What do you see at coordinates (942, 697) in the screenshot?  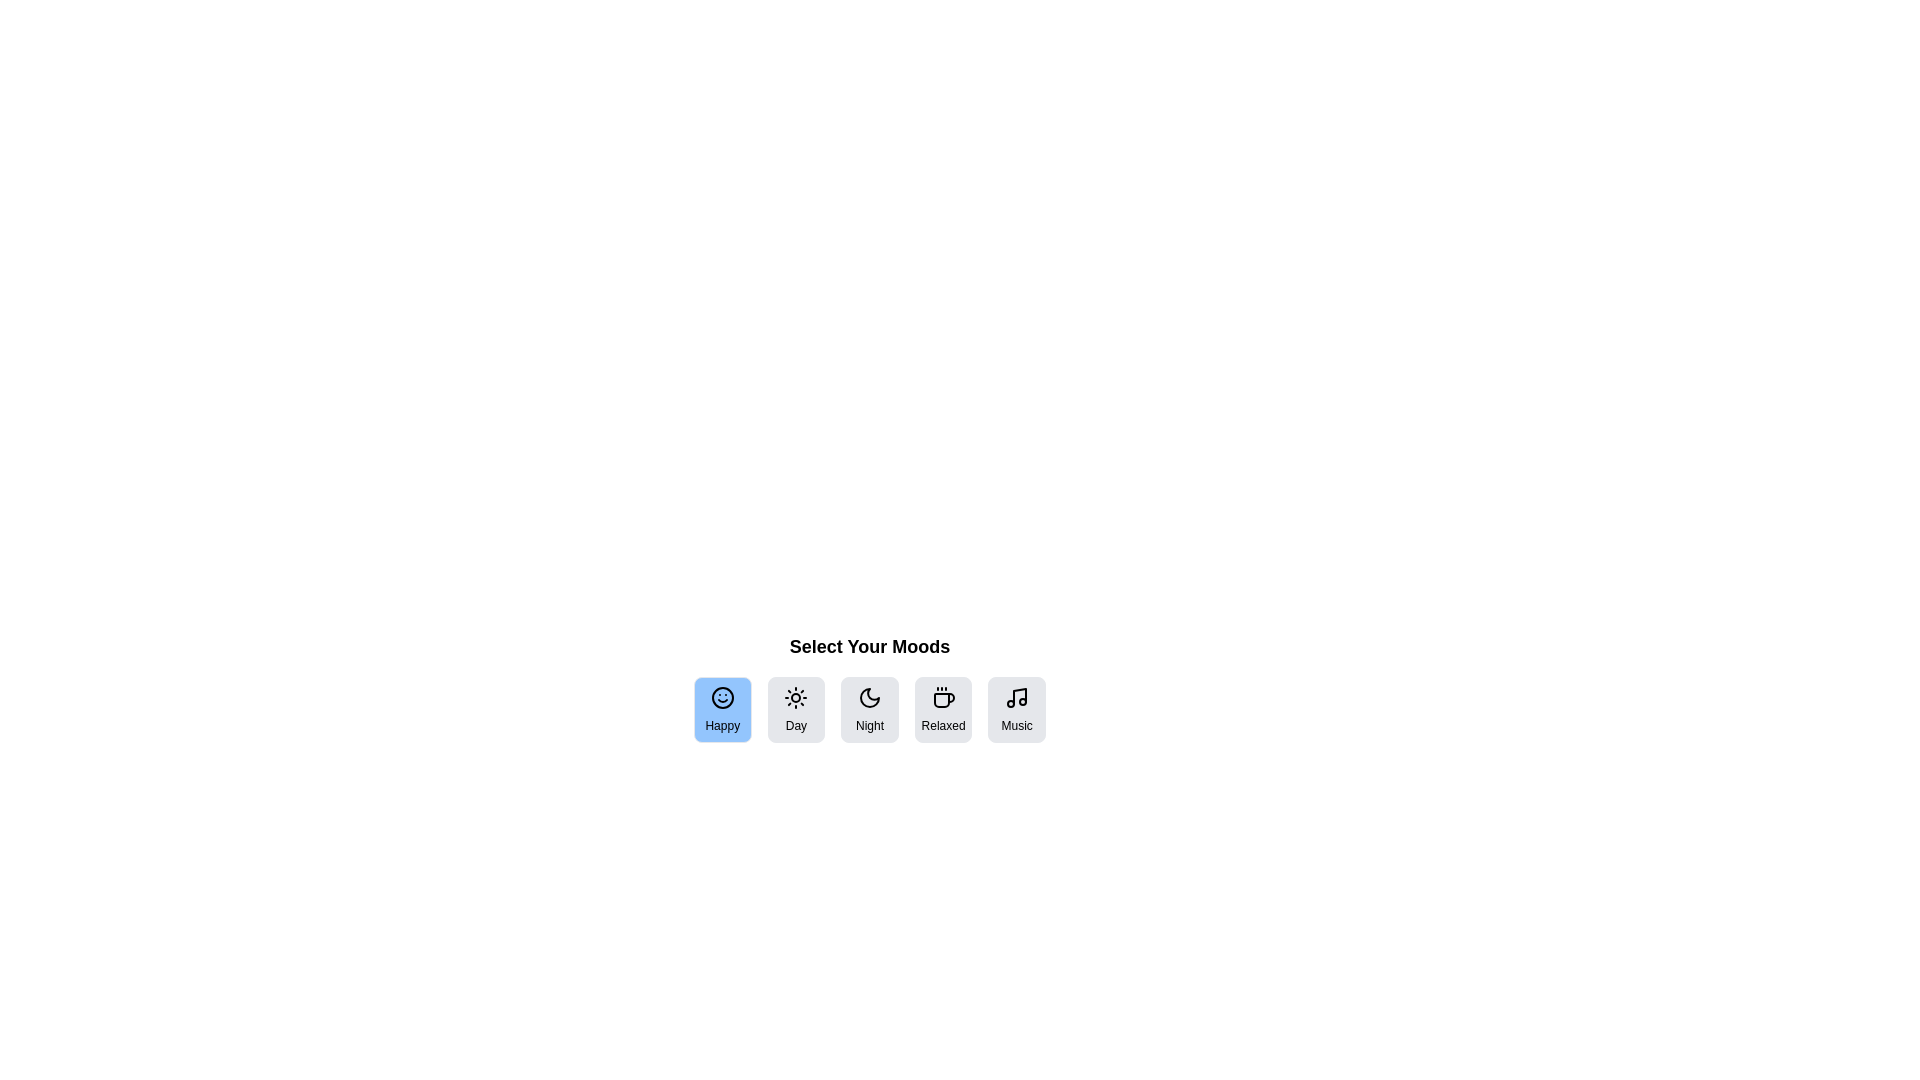 I see `coffee cup icon with steam above it, located in the center of the 'Relaxed' button in the mood selection interface for more details` at bounding box center [942, 697].